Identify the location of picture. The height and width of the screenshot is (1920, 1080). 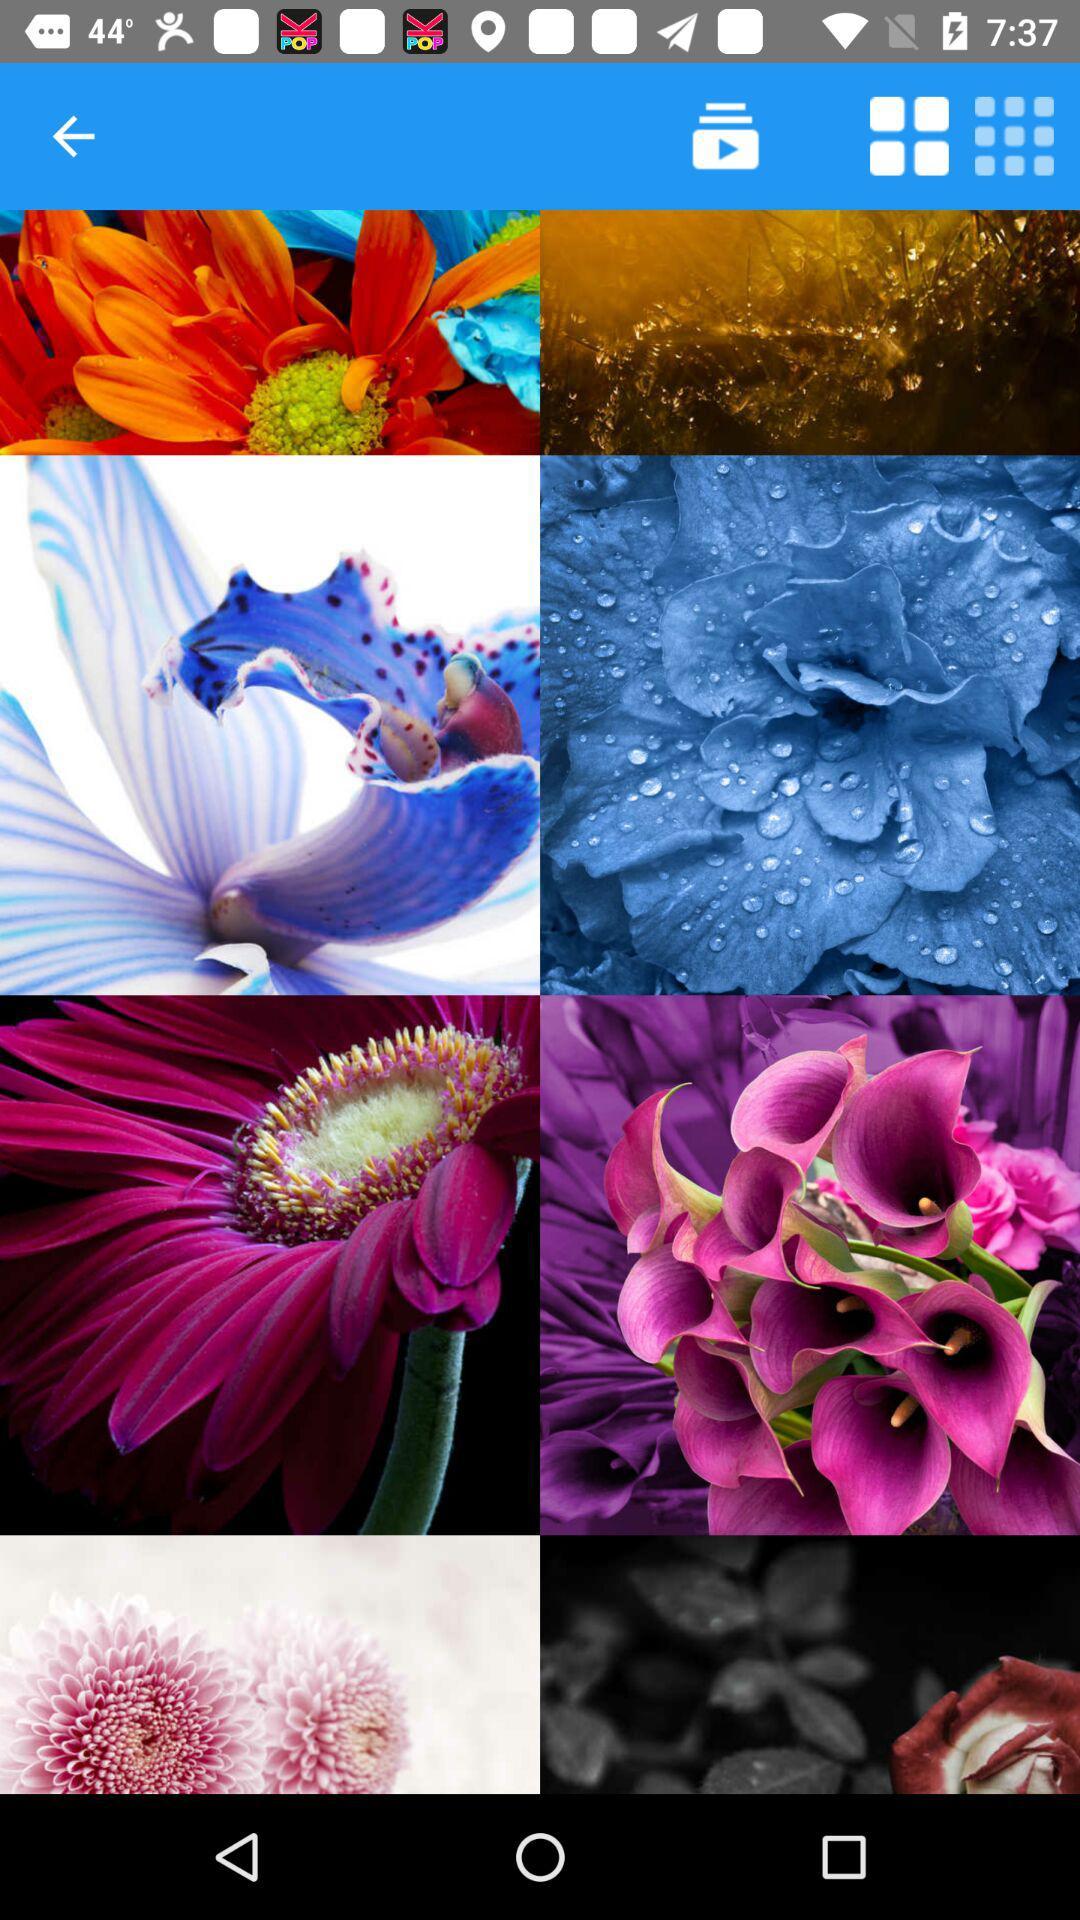
(270, 1264).